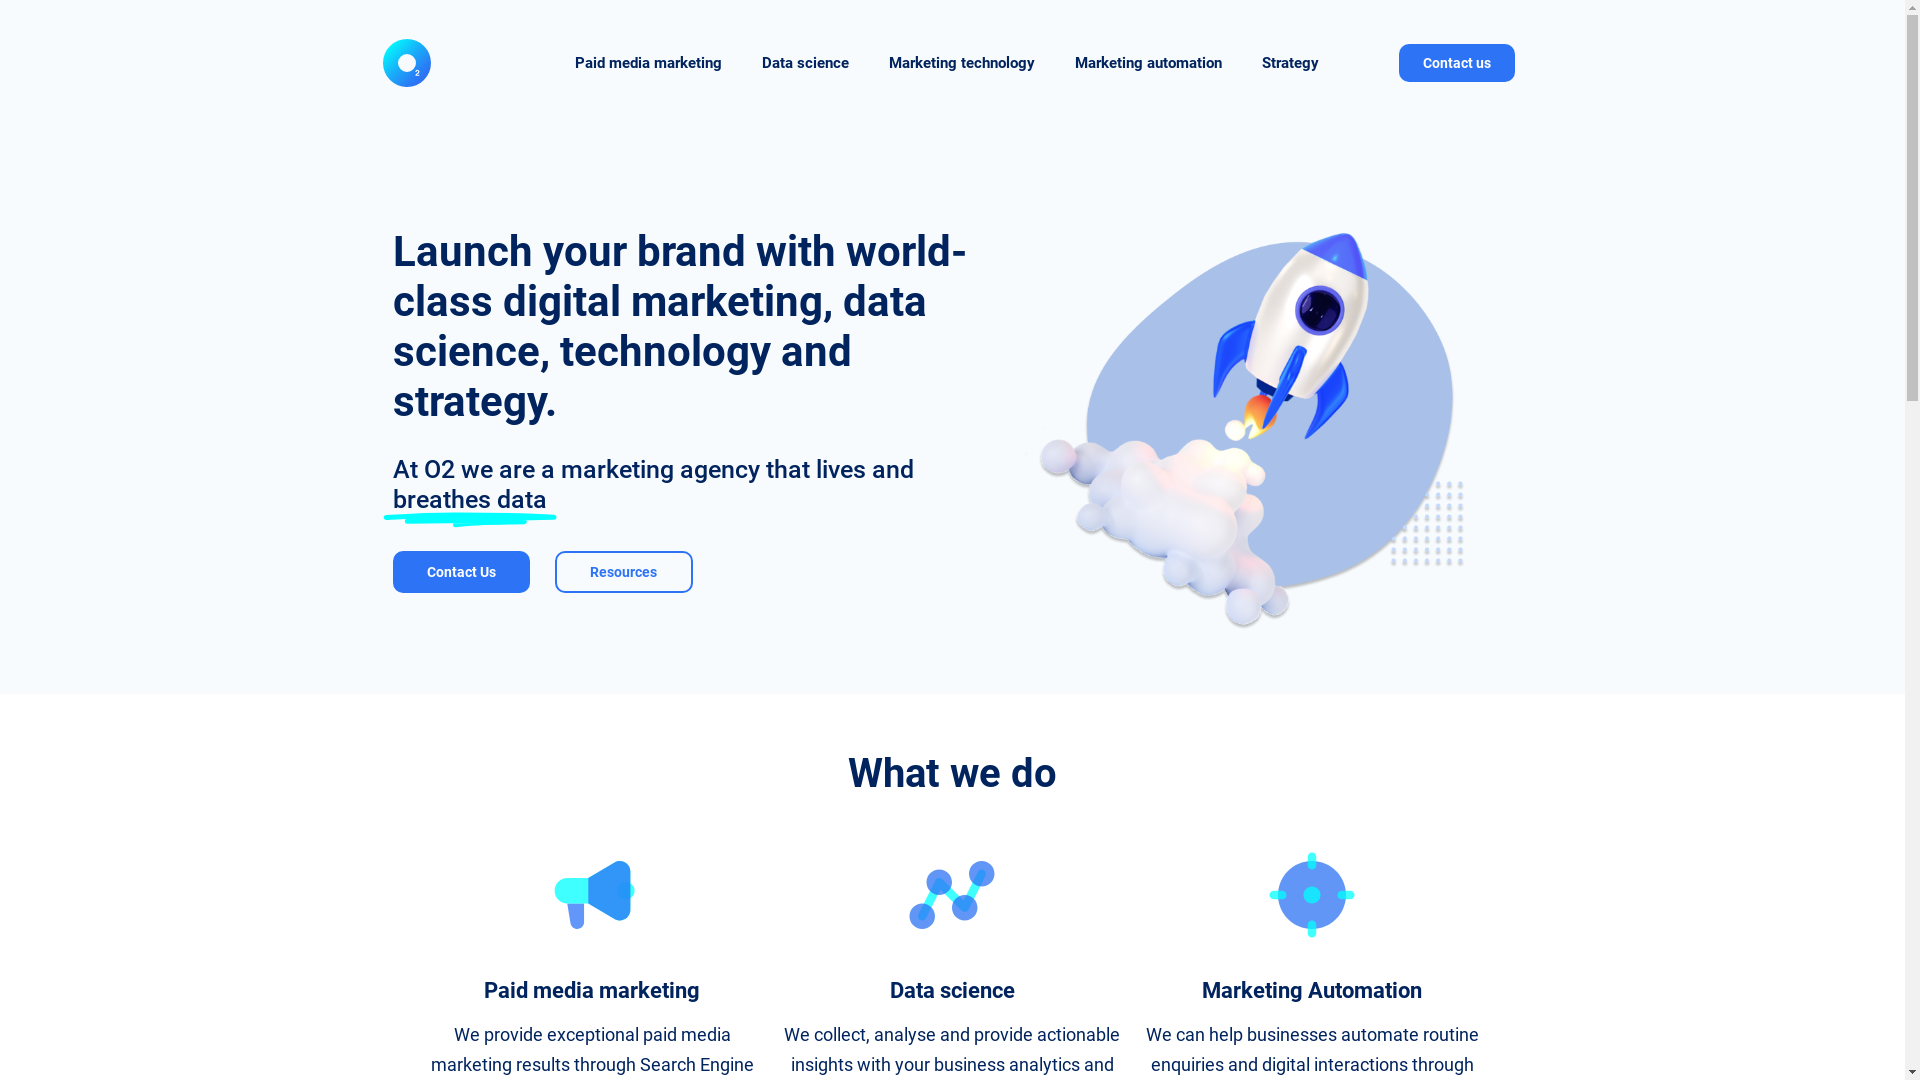  What do you see at coordinates (868, 61) in the screenshot?
I see `'Marketing technology'` at bounding box center [868, 61].